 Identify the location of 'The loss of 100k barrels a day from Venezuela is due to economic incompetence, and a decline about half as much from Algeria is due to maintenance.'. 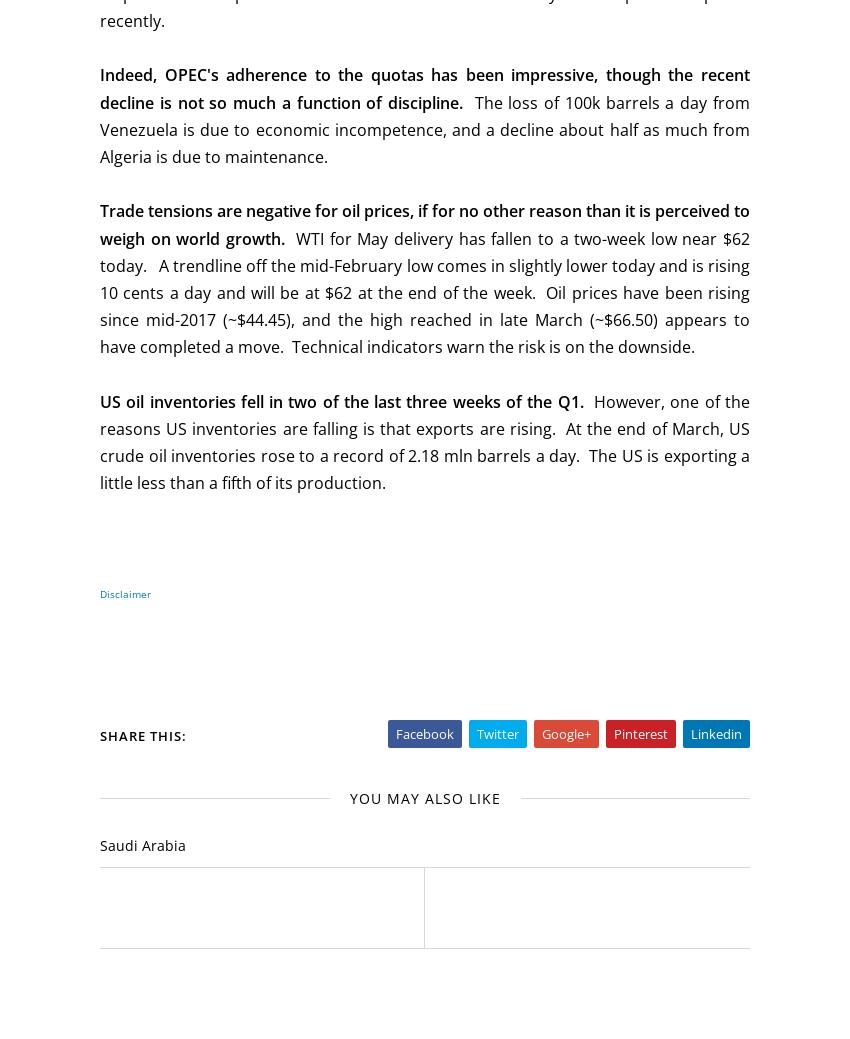
(425, 128).